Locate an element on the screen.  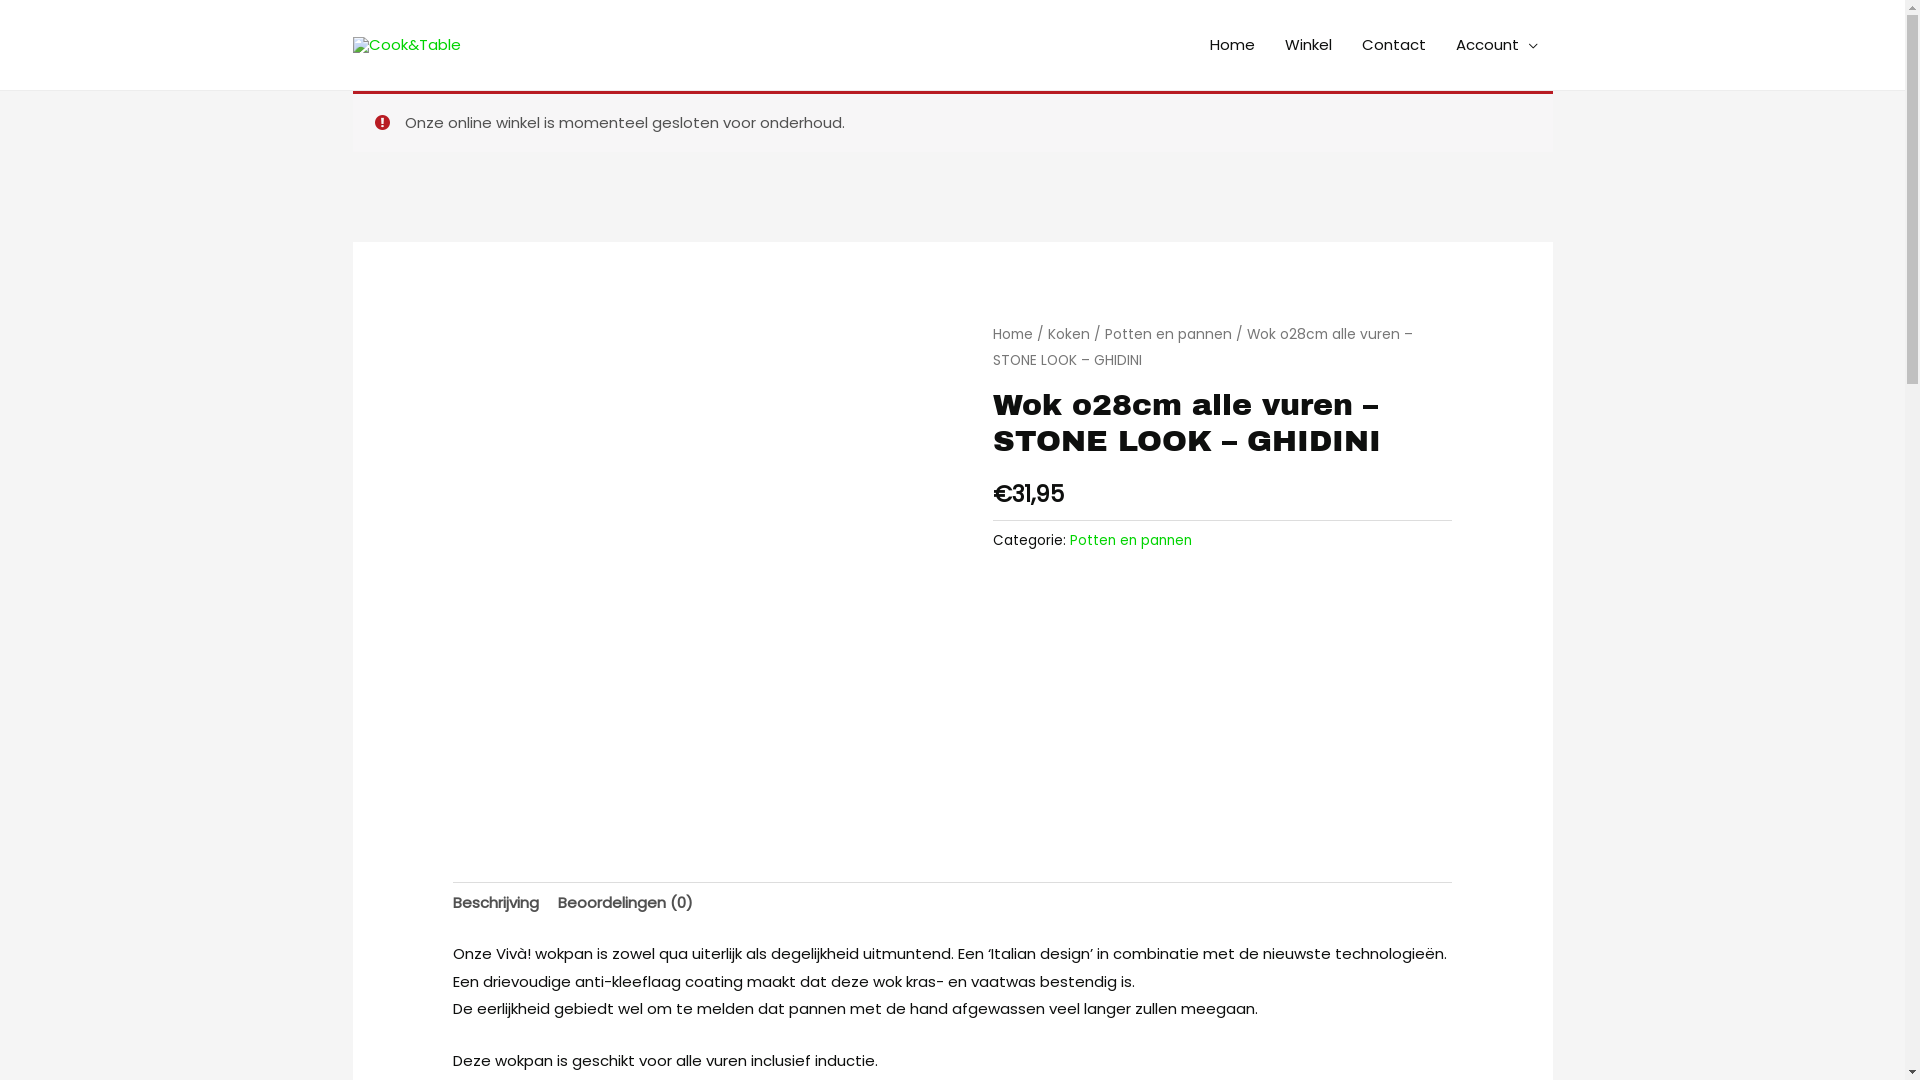
'Koken' is located at coordinates (1068, 333).